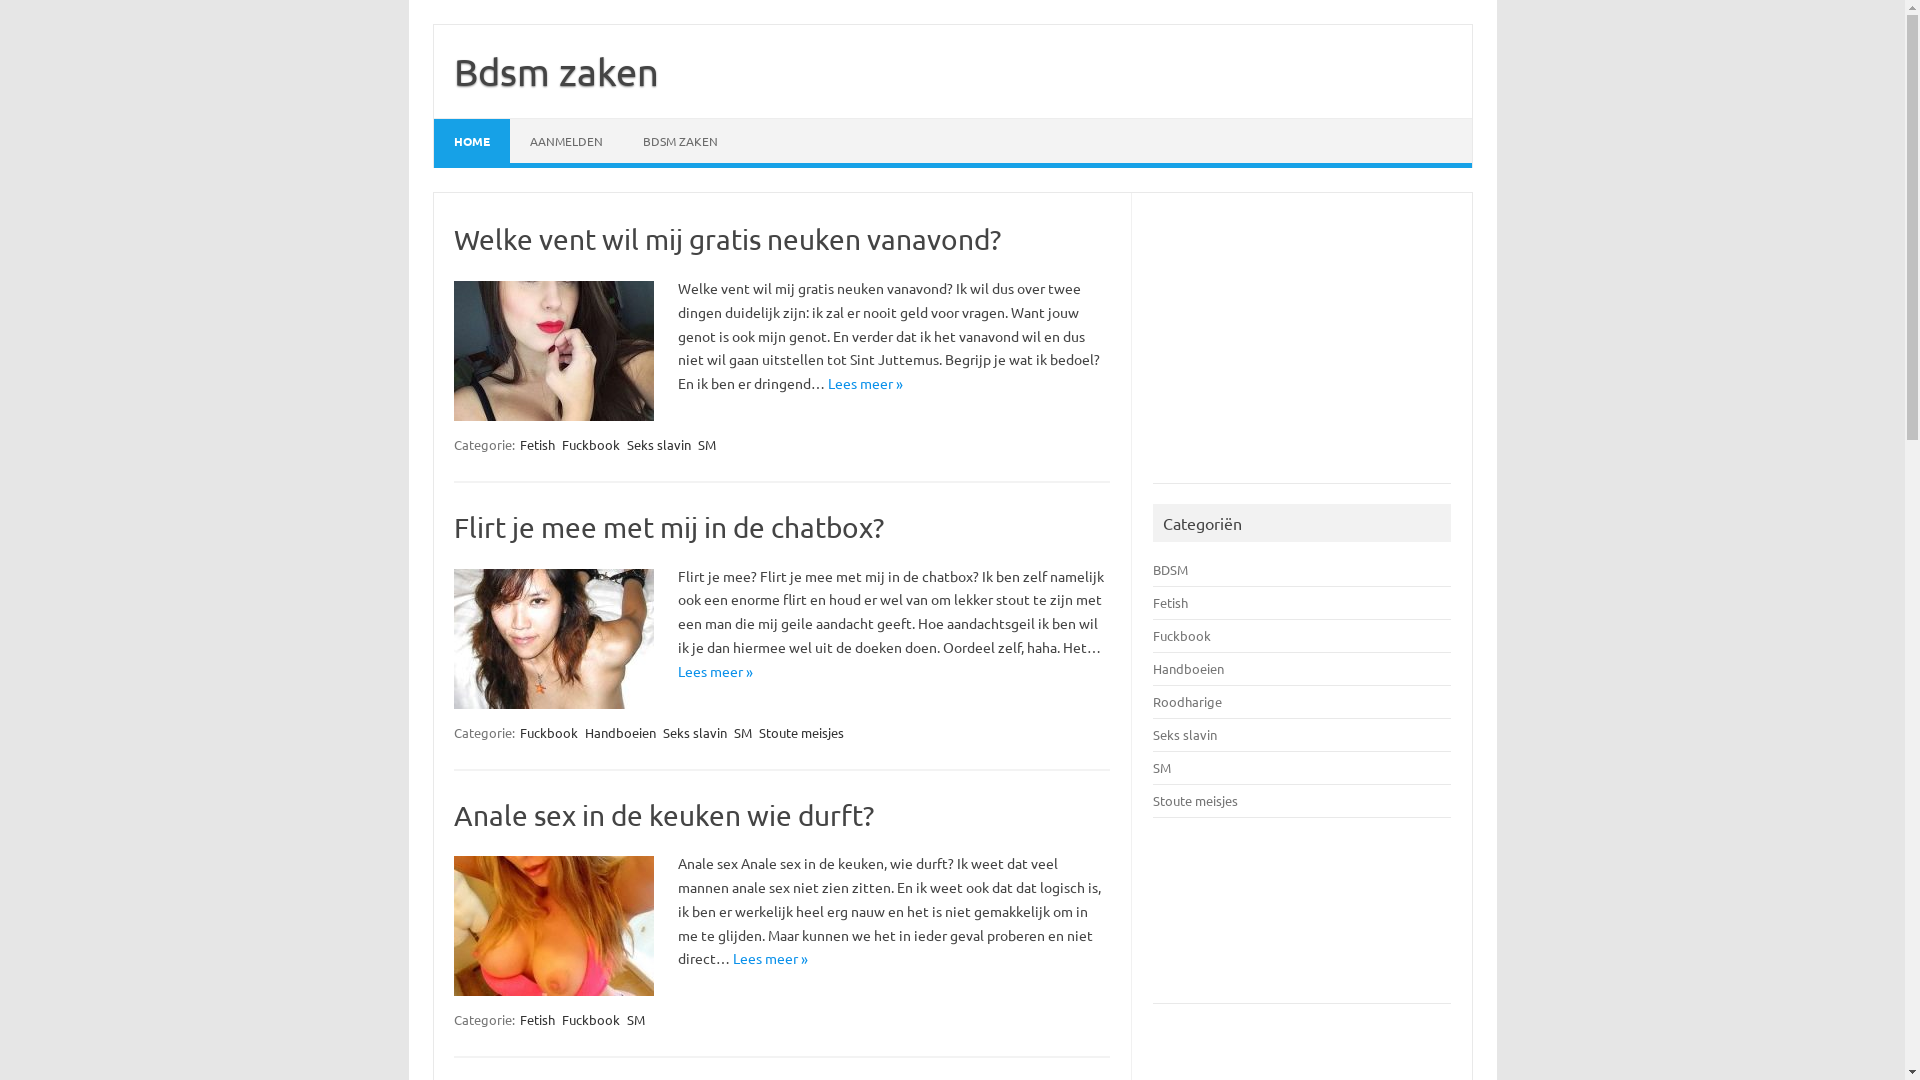  Describe the element at coordinates (565, 140) in the screenshot. I see `'AANMELDEN'` at that location.